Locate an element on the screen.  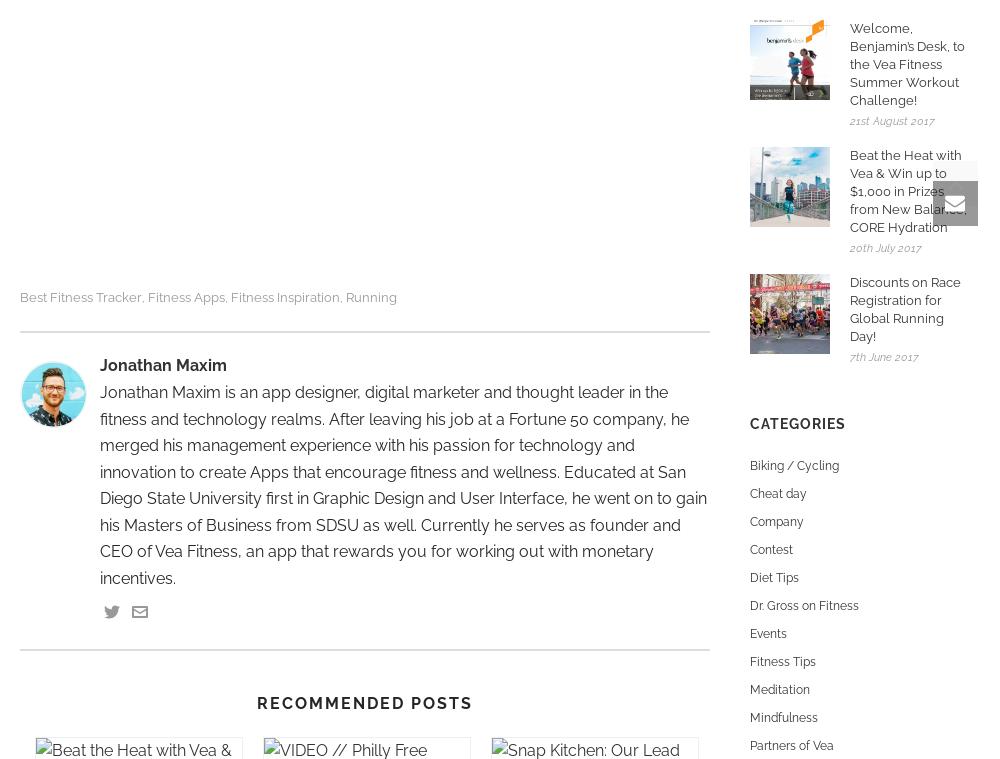
'Mindfulness' is located at coordinates (750, 718).